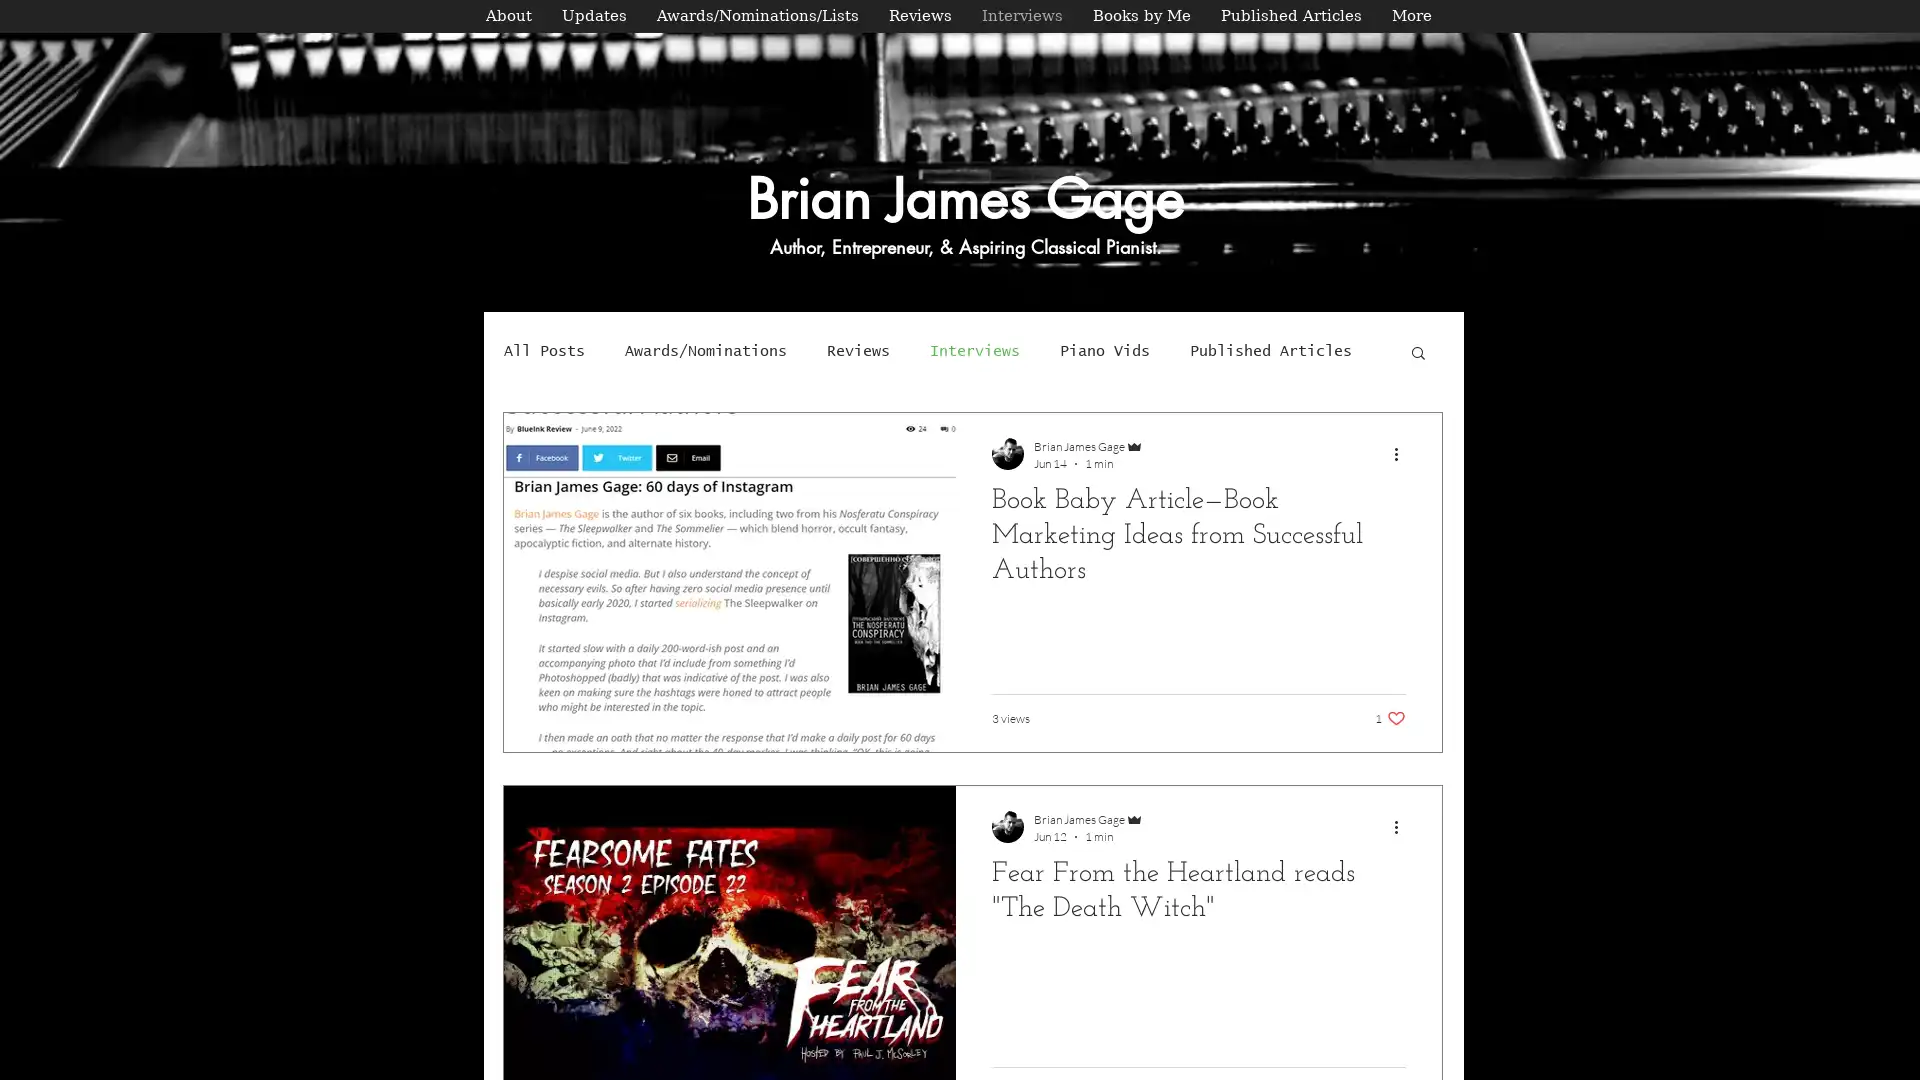 Image resolution: width=1920 pixels, height=1080 pixels. Describe the element at coordinates (1103, 350) in the screenshot. I see `Piano Vids` at that location.